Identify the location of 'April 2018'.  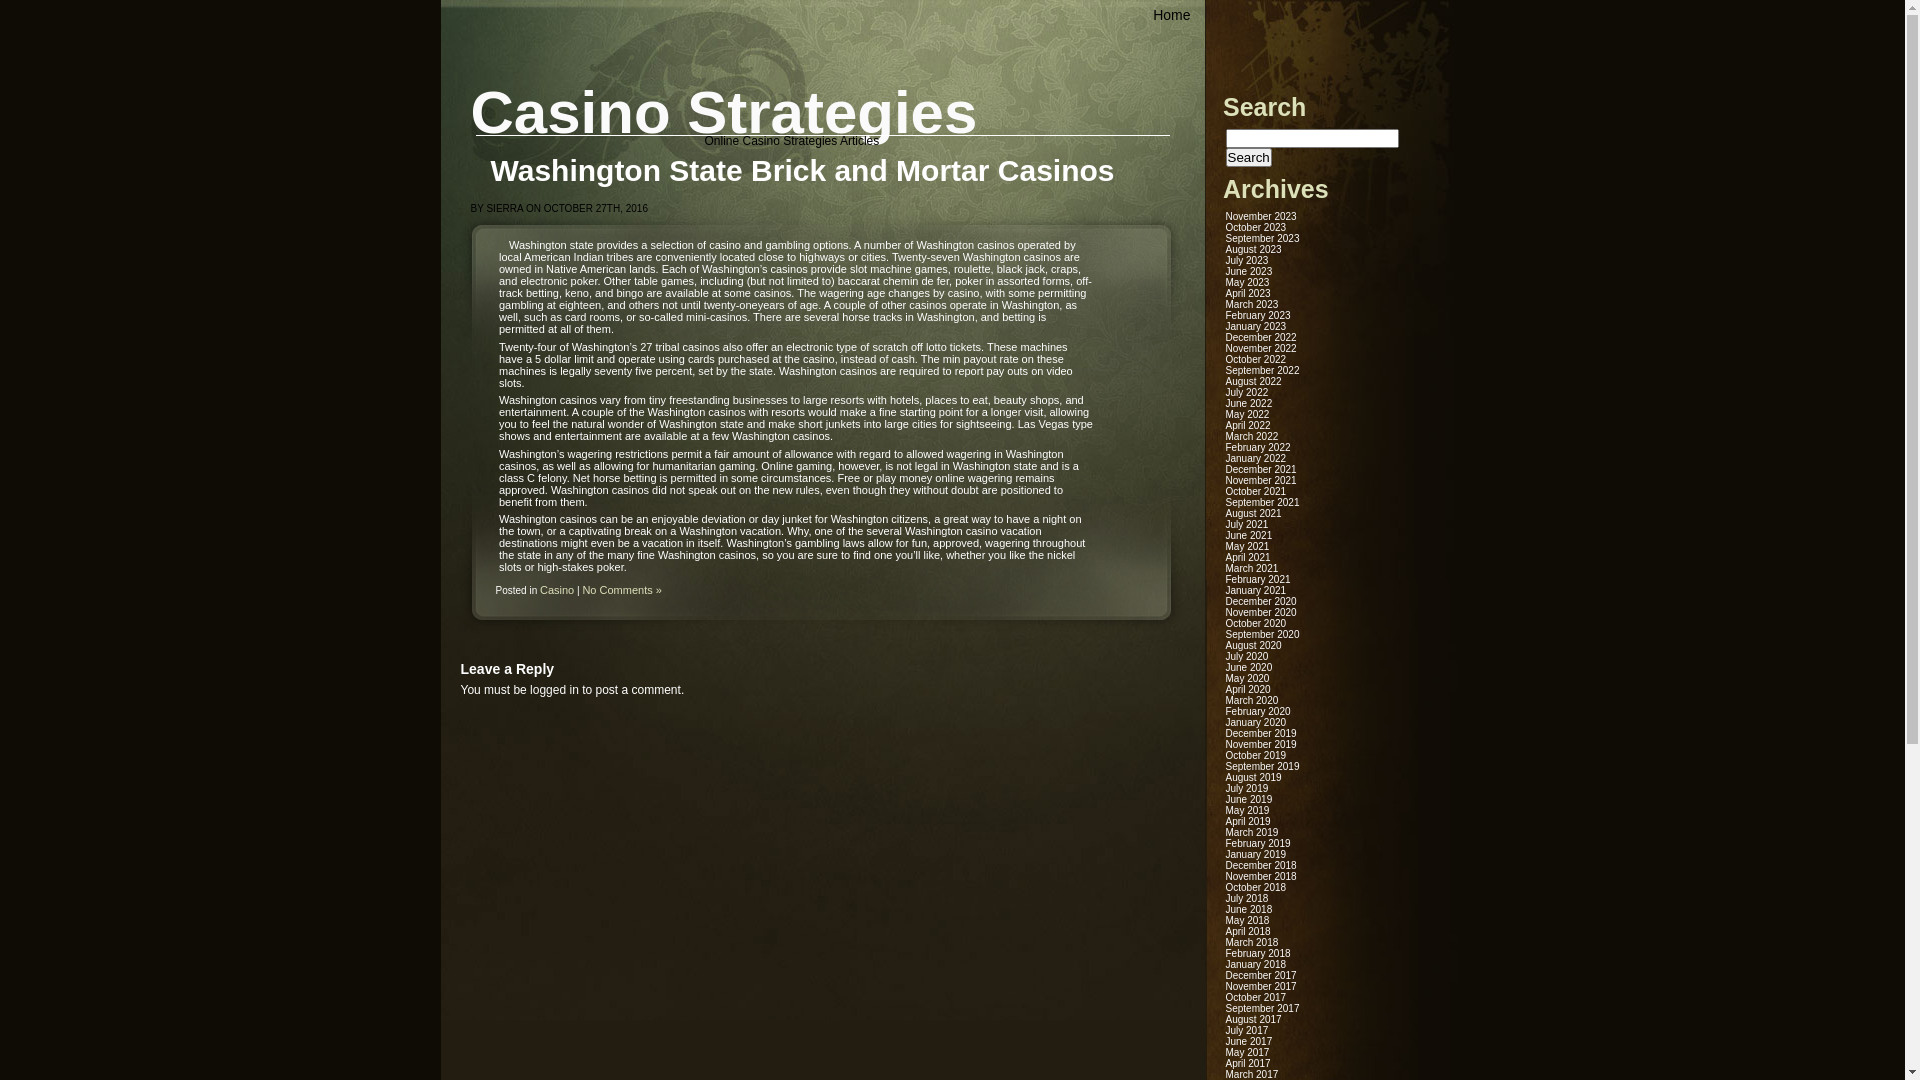
(1247, 931).